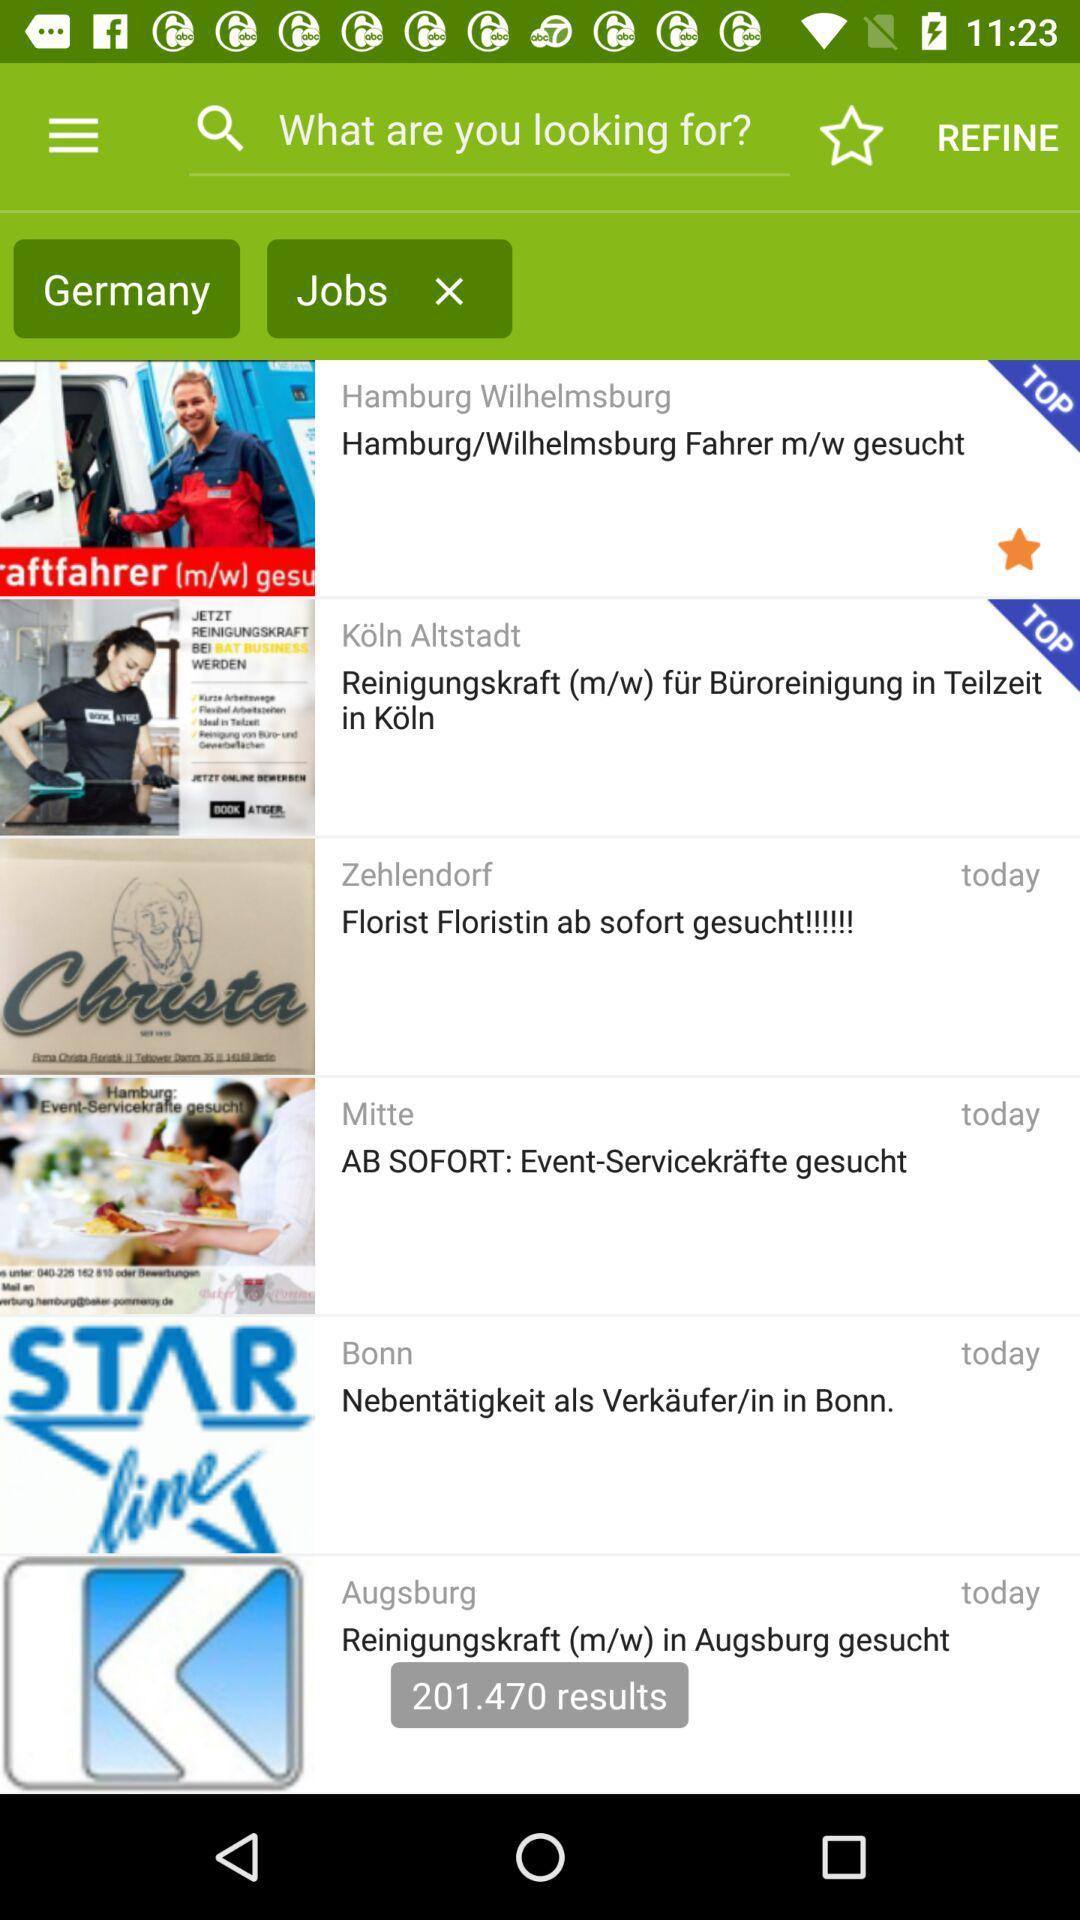  What do you see at coordinates (852, 135) in the screenshot?
I see `icon to the left of the refine` at bounding box center [852, 135].